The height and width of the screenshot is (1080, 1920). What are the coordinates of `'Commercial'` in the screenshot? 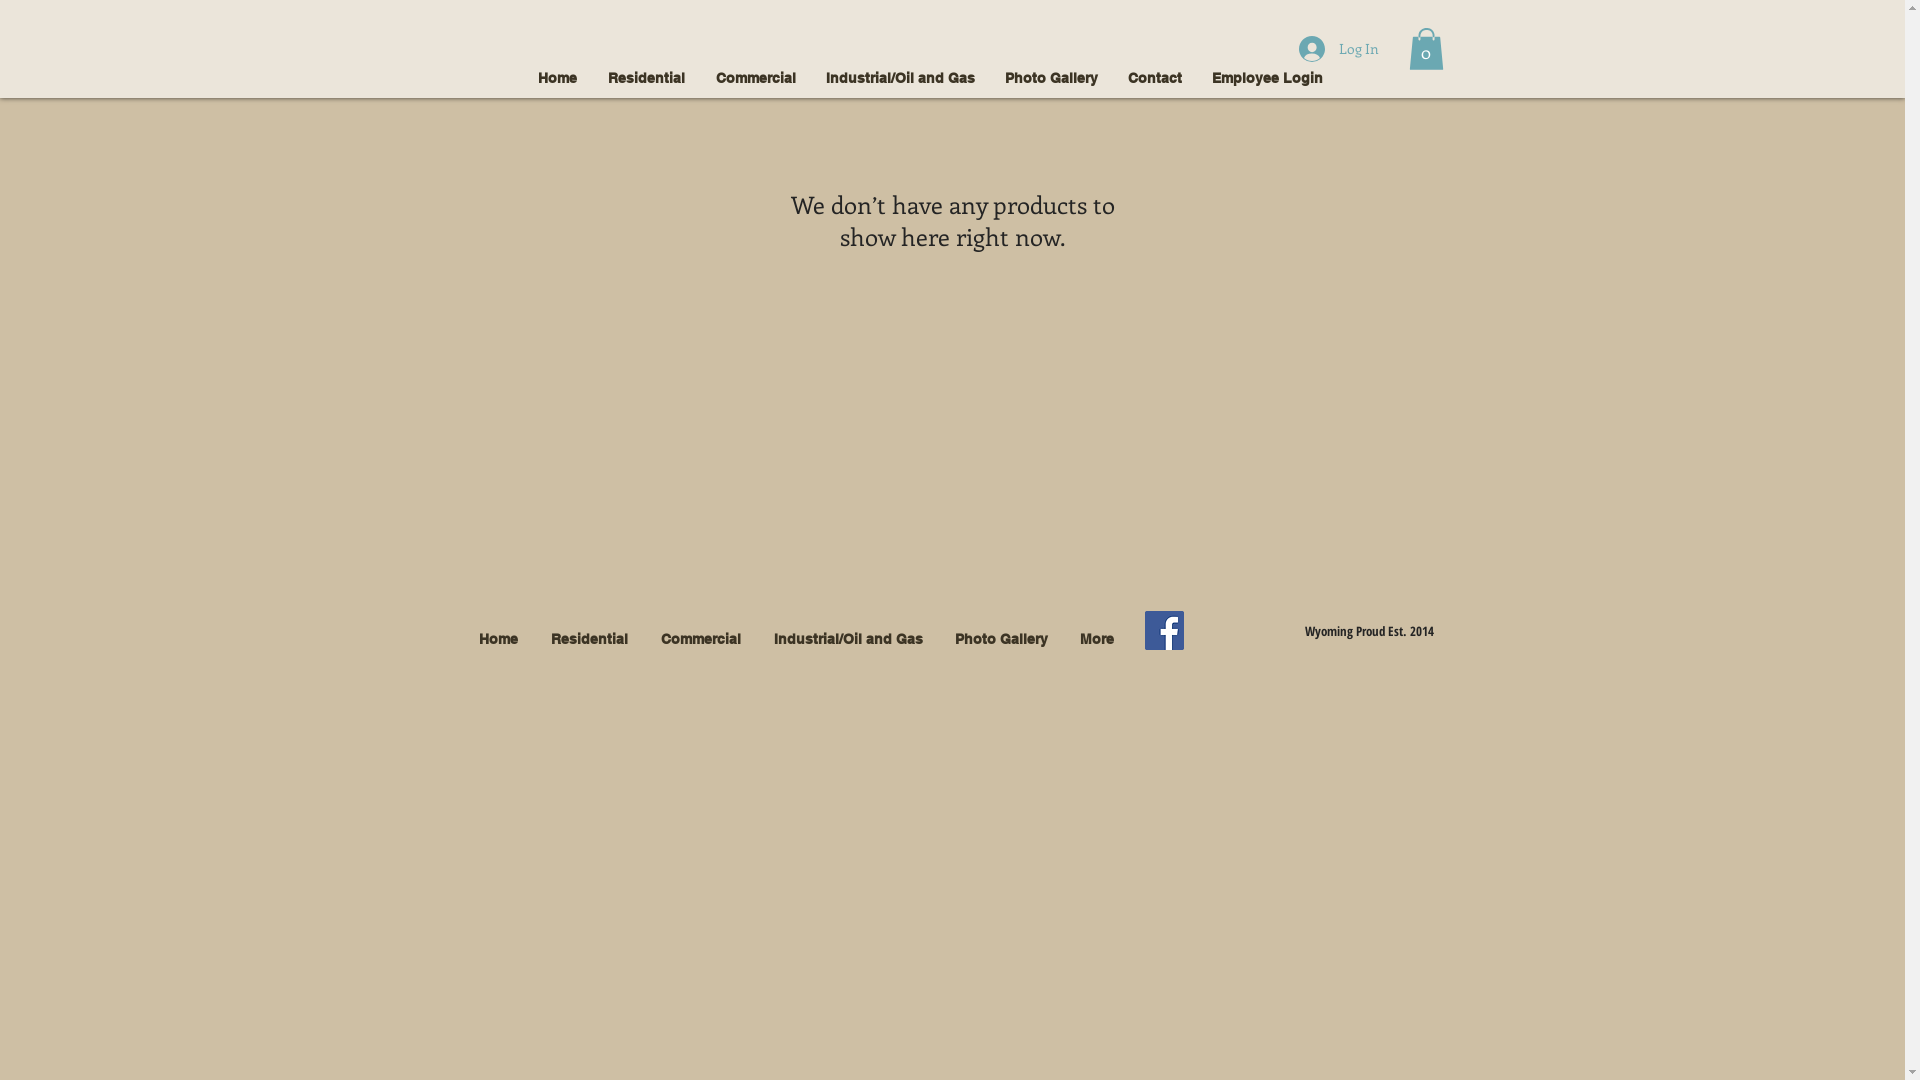 It's located at (700, 639).